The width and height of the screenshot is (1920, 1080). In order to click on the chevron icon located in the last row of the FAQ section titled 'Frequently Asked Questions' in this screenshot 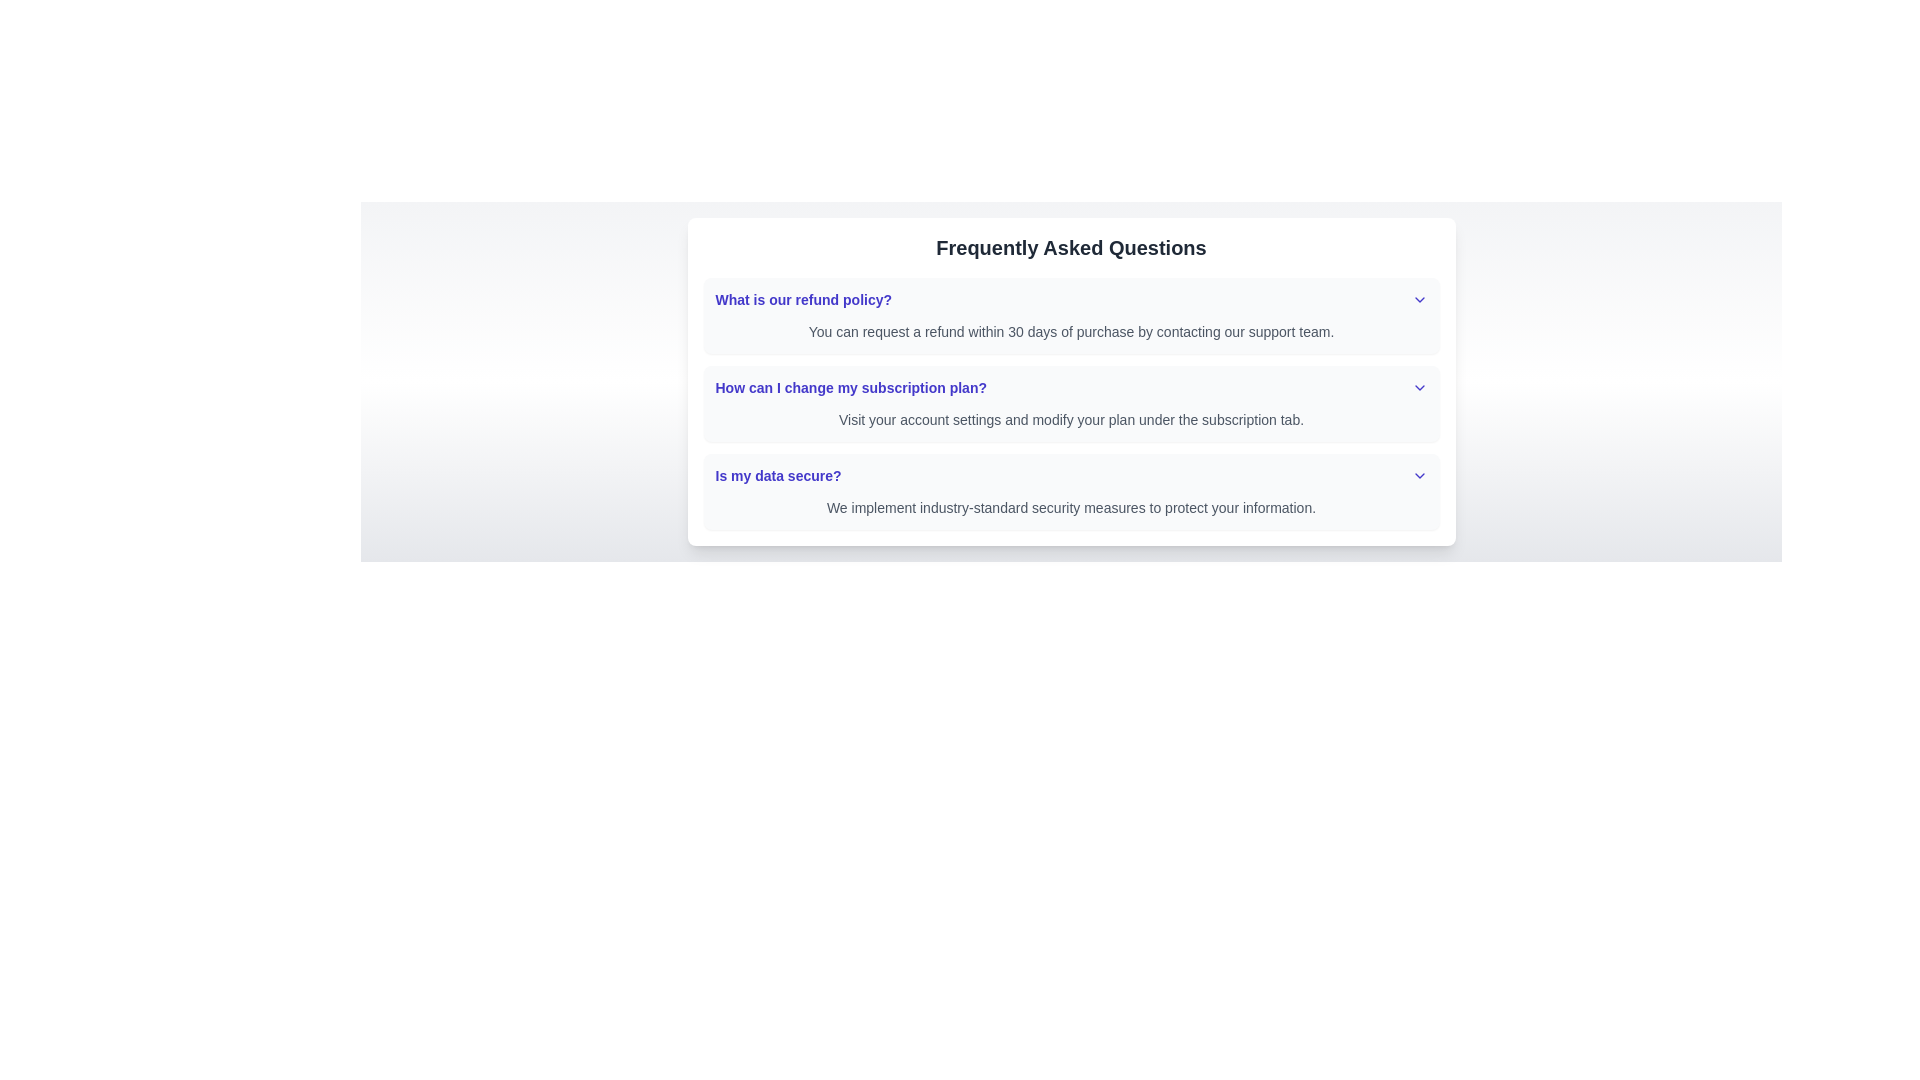, I will do `click(1418, 475)`.